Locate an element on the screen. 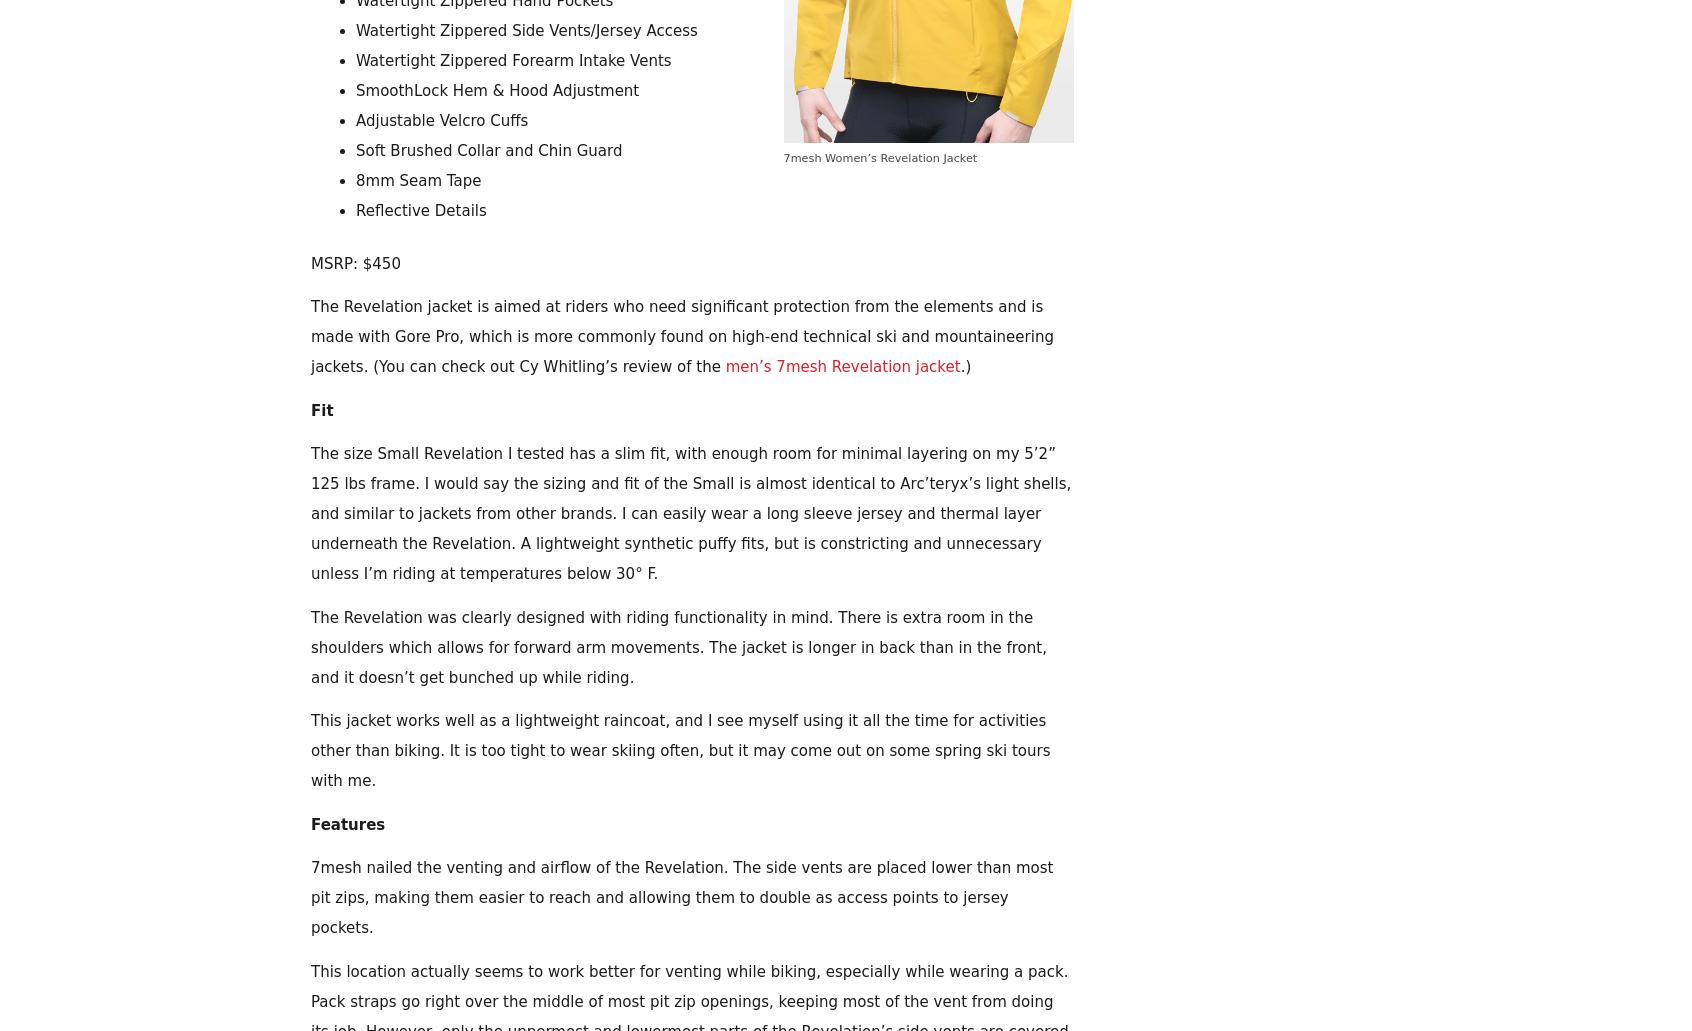 The height and width of the screenshot is (1031, 1692). 'Features' is located at coordinates (347, 822).